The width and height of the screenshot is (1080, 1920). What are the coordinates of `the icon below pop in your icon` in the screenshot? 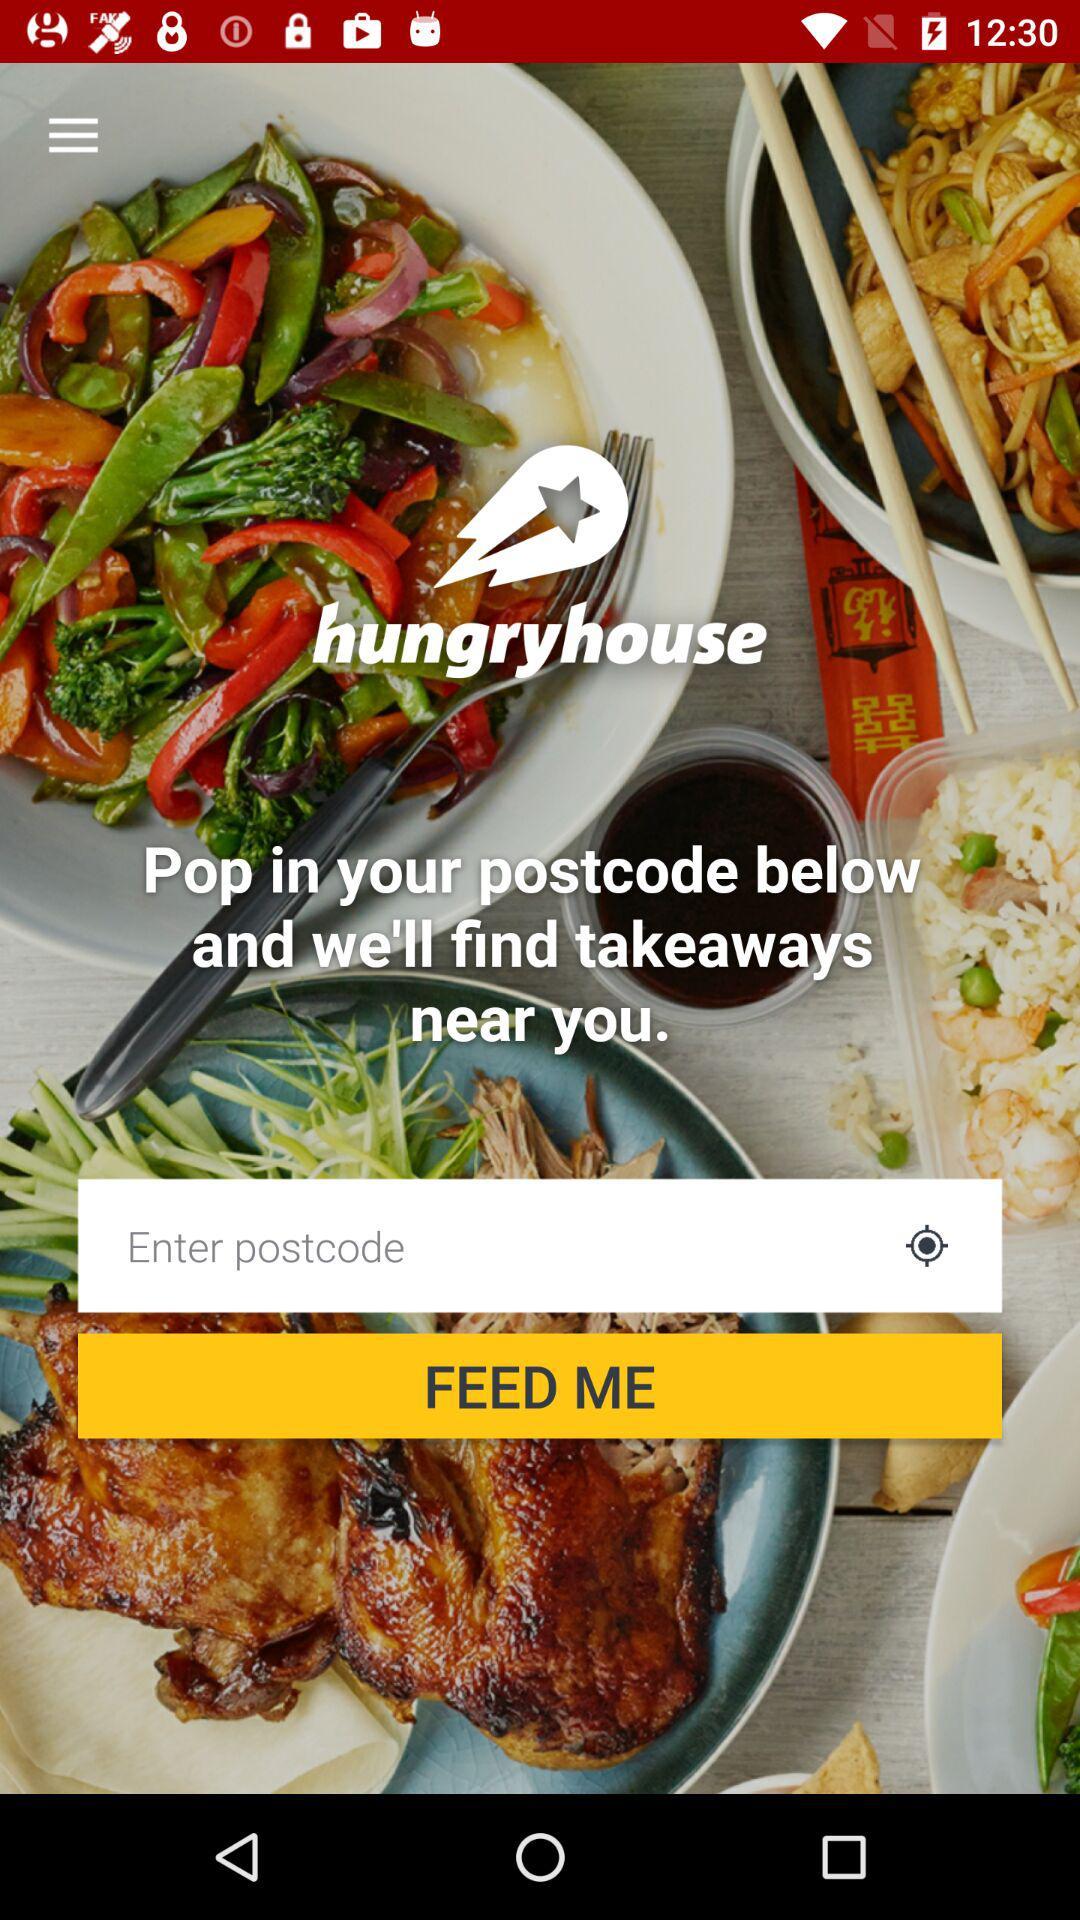 It's located at (926, 1244).